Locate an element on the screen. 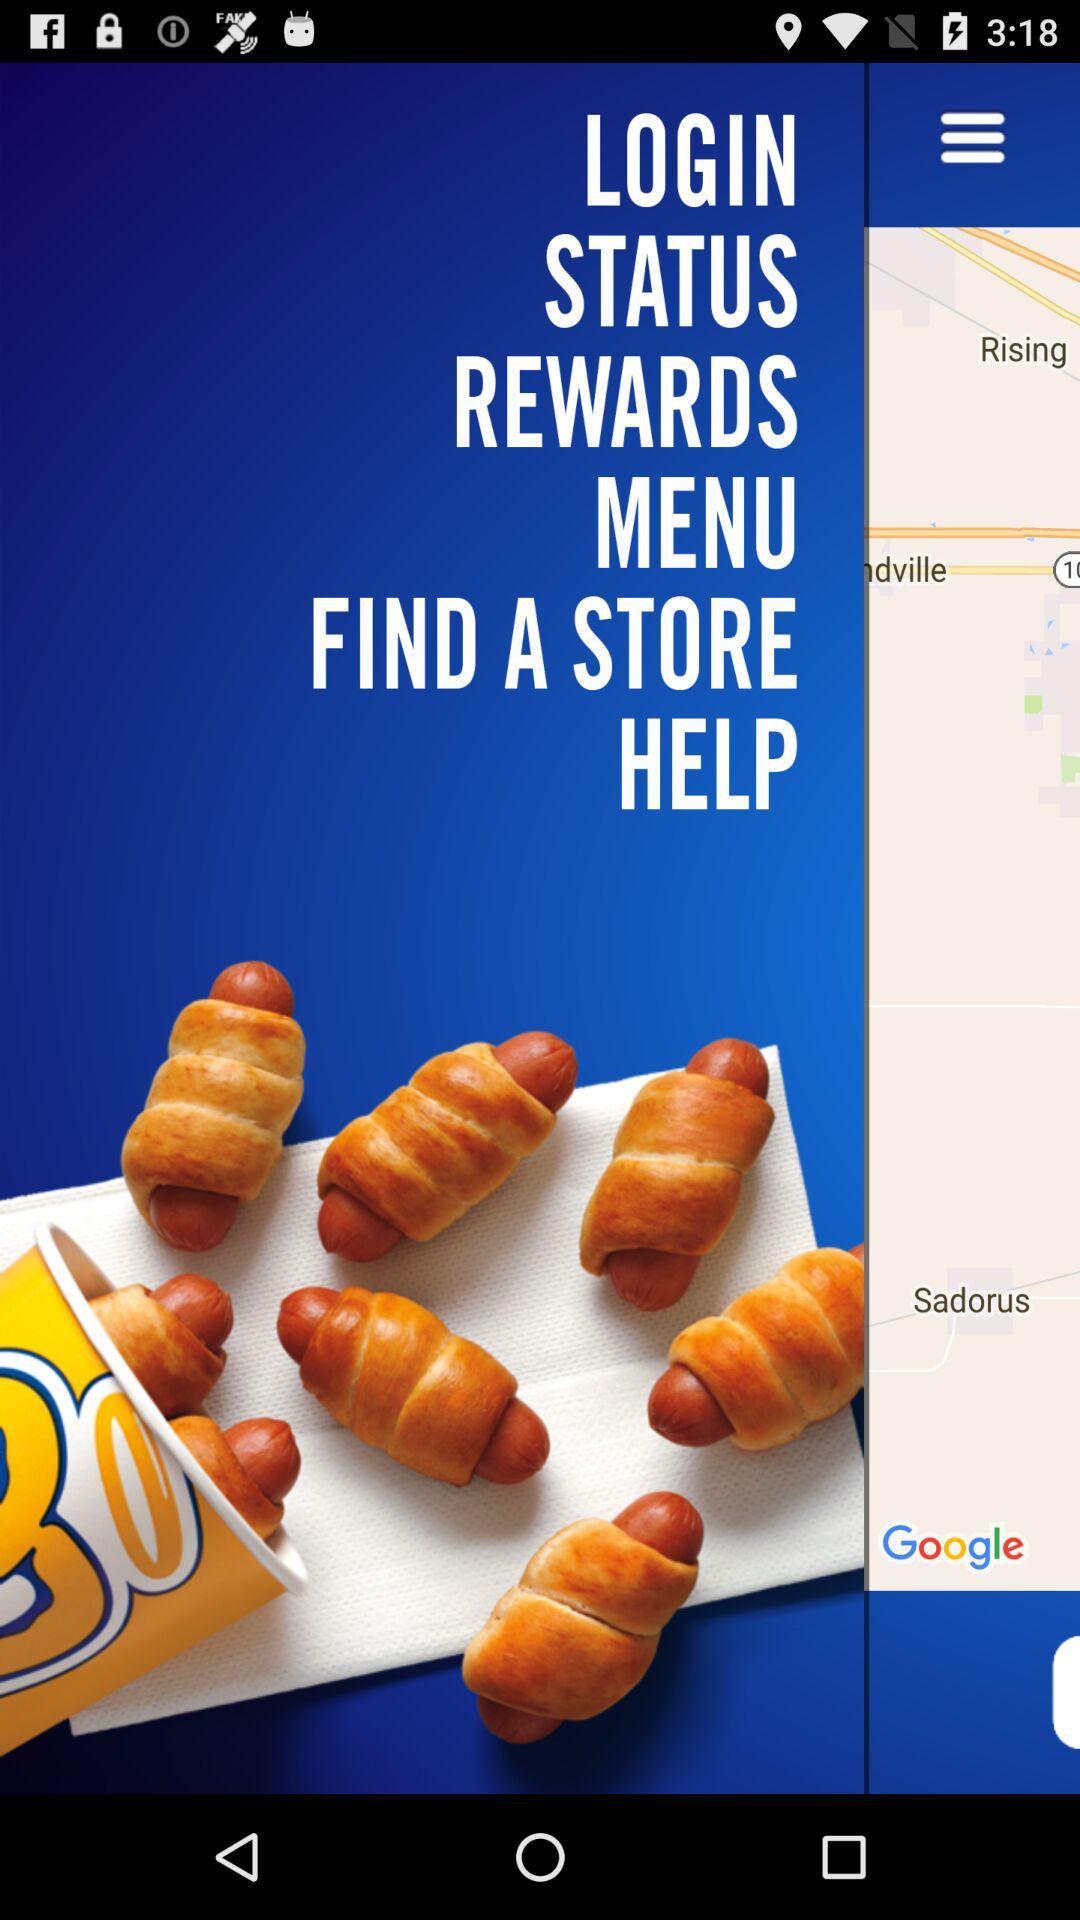 This screenshot has height=1920, width=1080. the item below login item is located at coordinates (443, 400).